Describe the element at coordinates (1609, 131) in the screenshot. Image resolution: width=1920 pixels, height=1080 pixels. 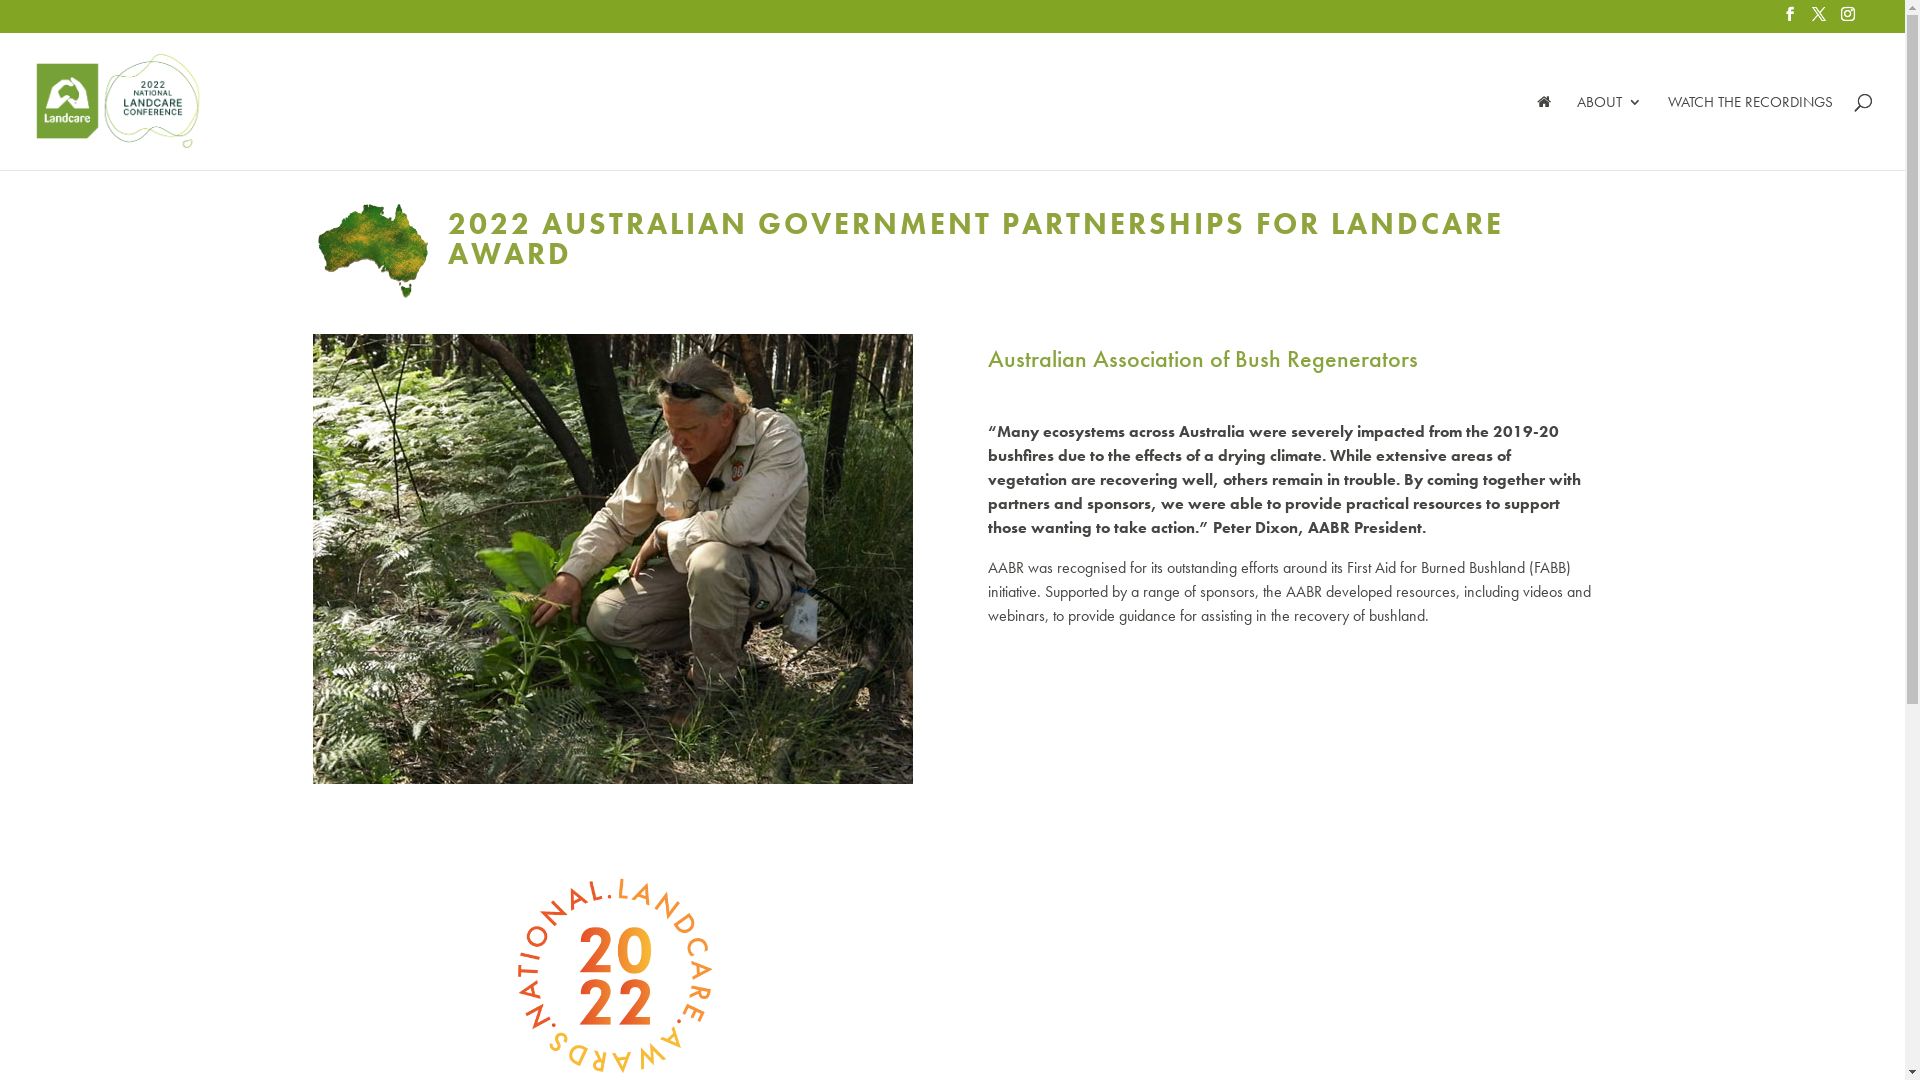
I see `'ABOUT'` at that location.